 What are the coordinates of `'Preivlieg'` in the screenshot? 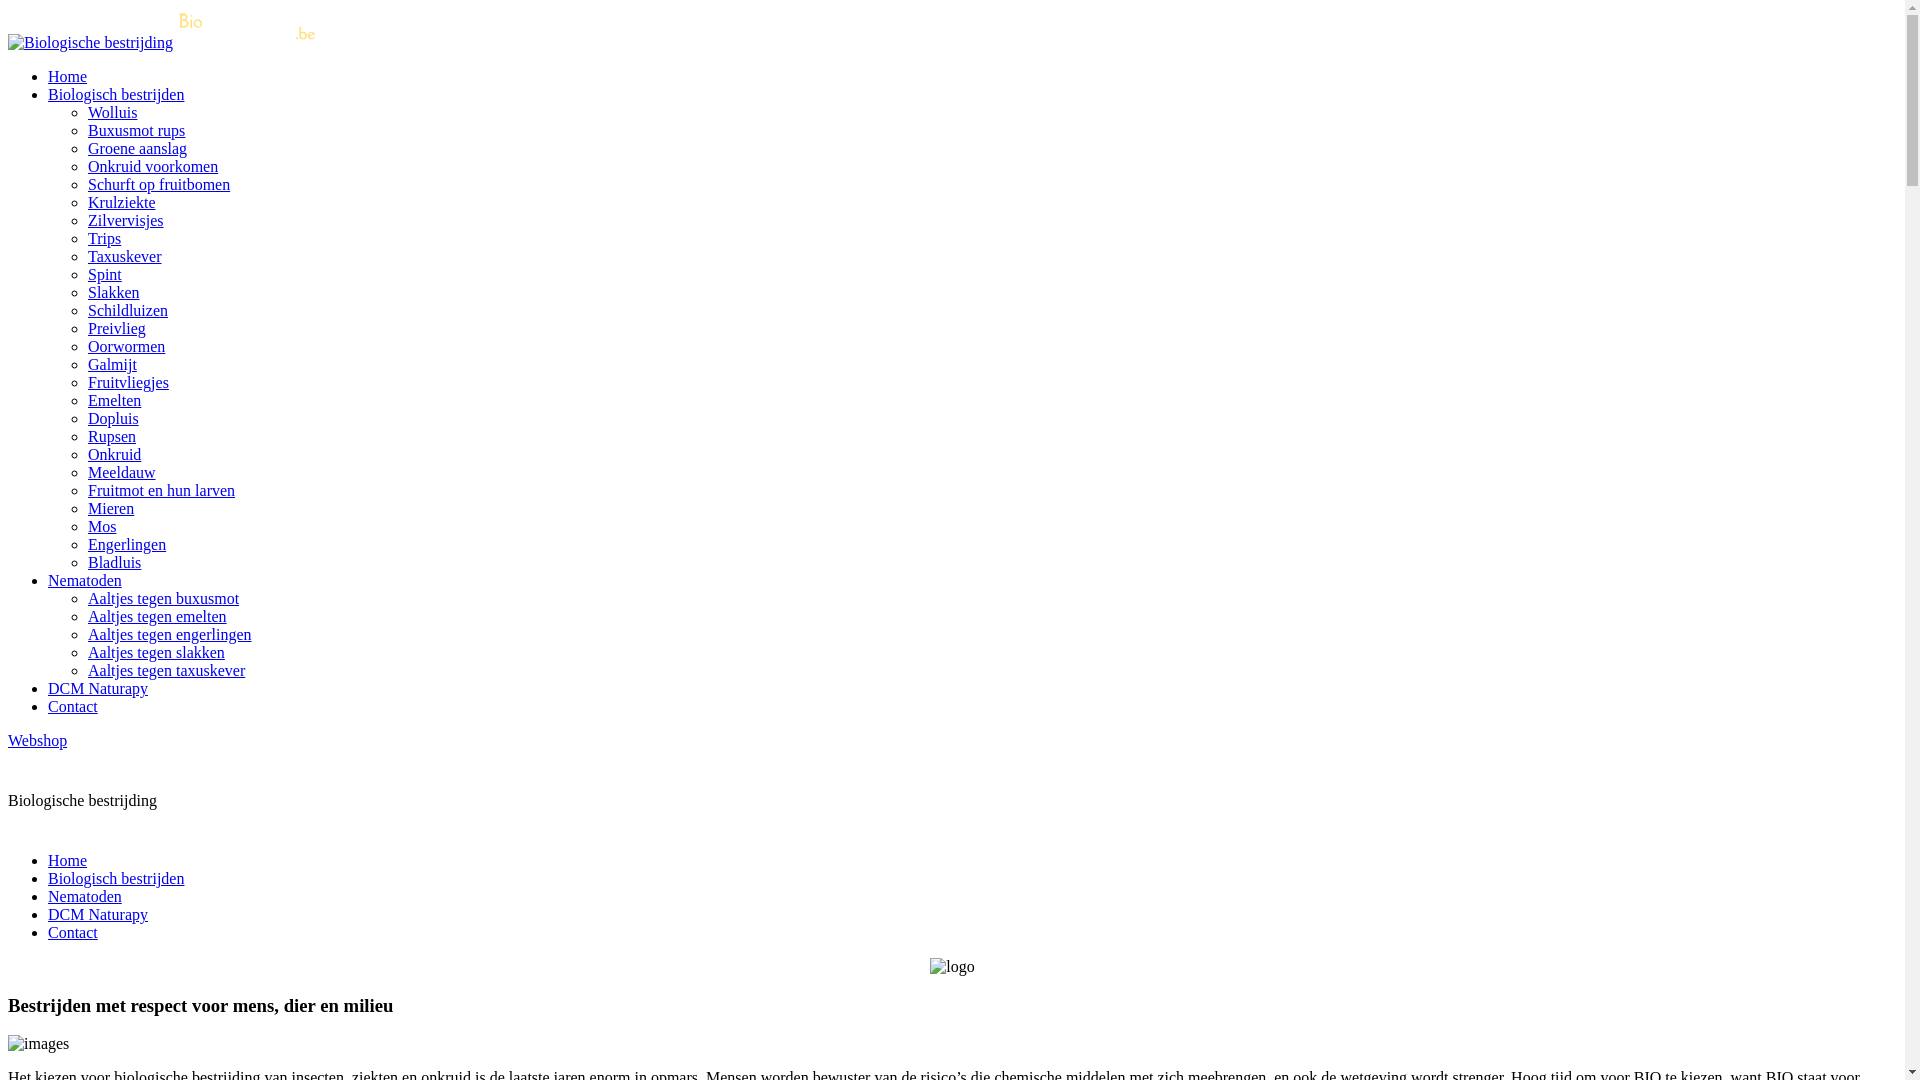 It's located at (115, 327).